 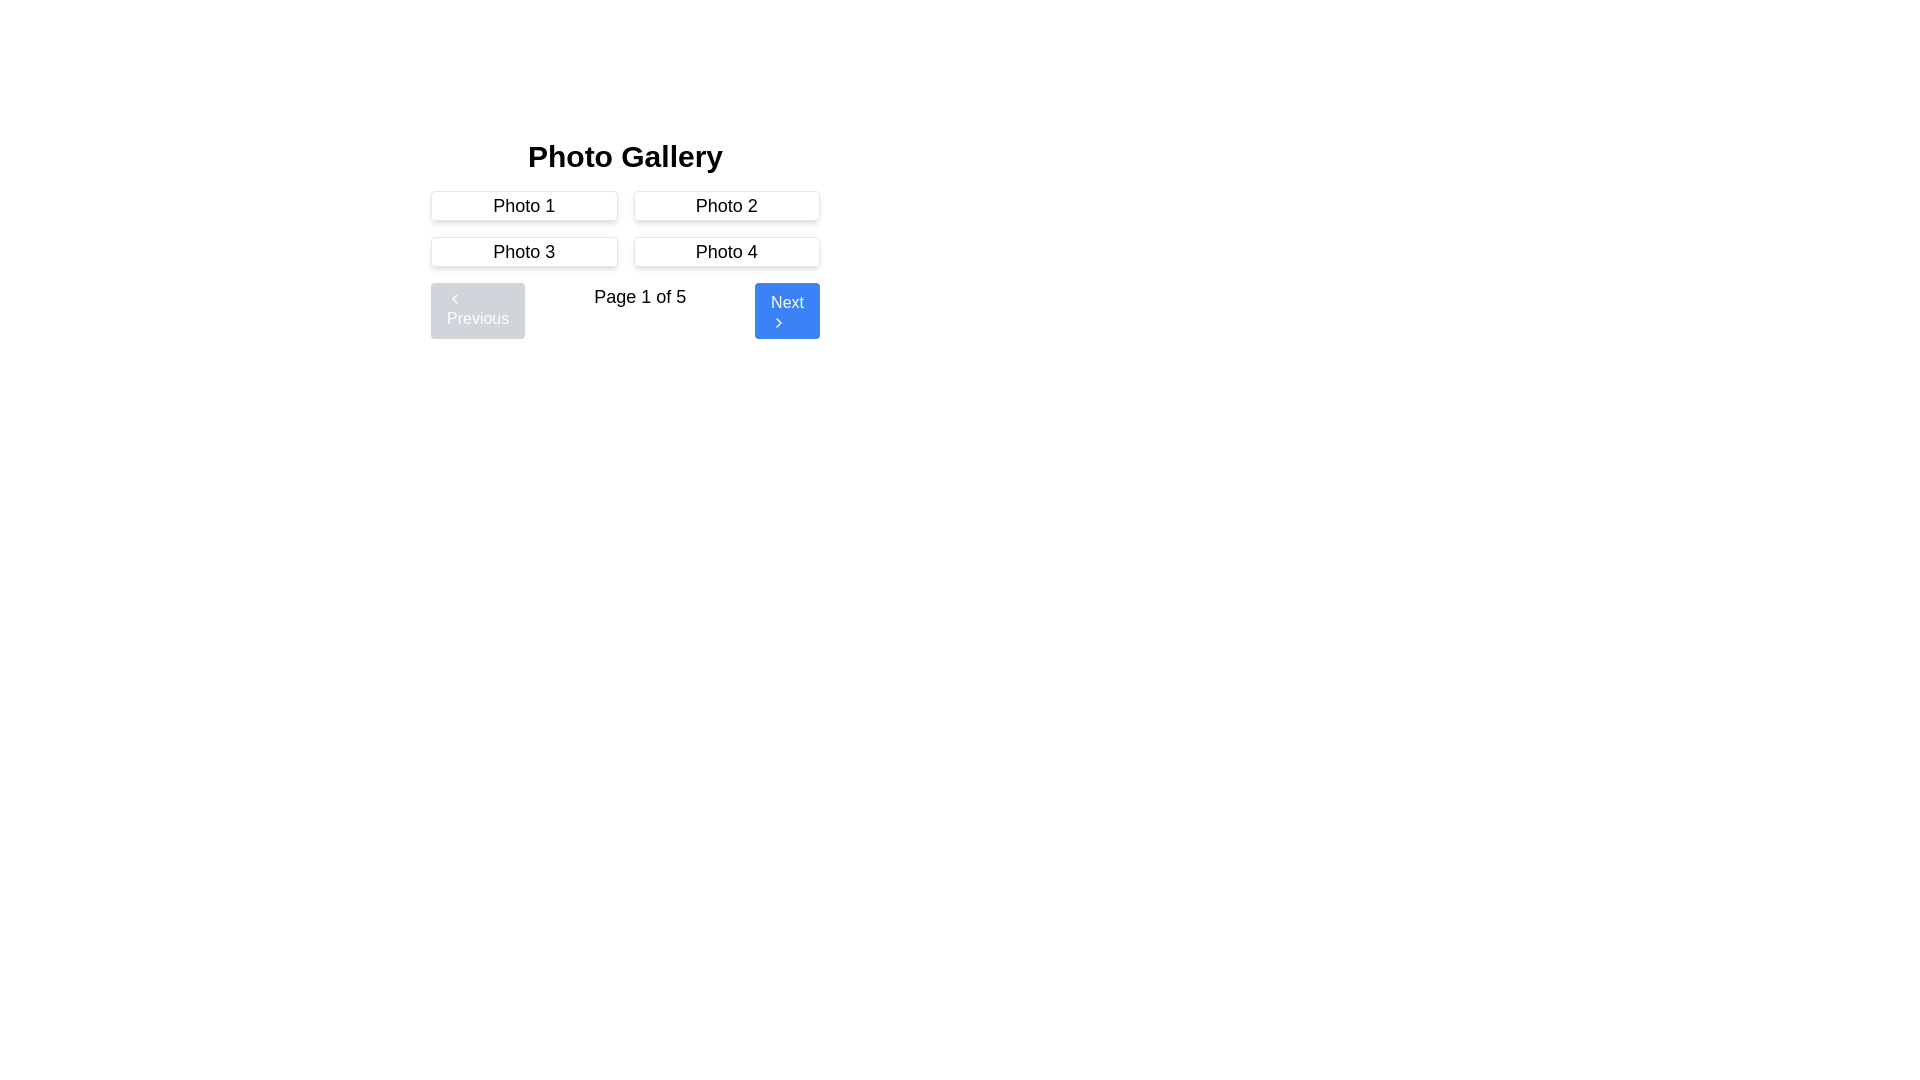 What do you see at coordinates (524, 250) in the screenshot?
I see `the rectangular button labeled 'Photo 3' located in the second row and first column of the grid` at bounding box center [524, 250].